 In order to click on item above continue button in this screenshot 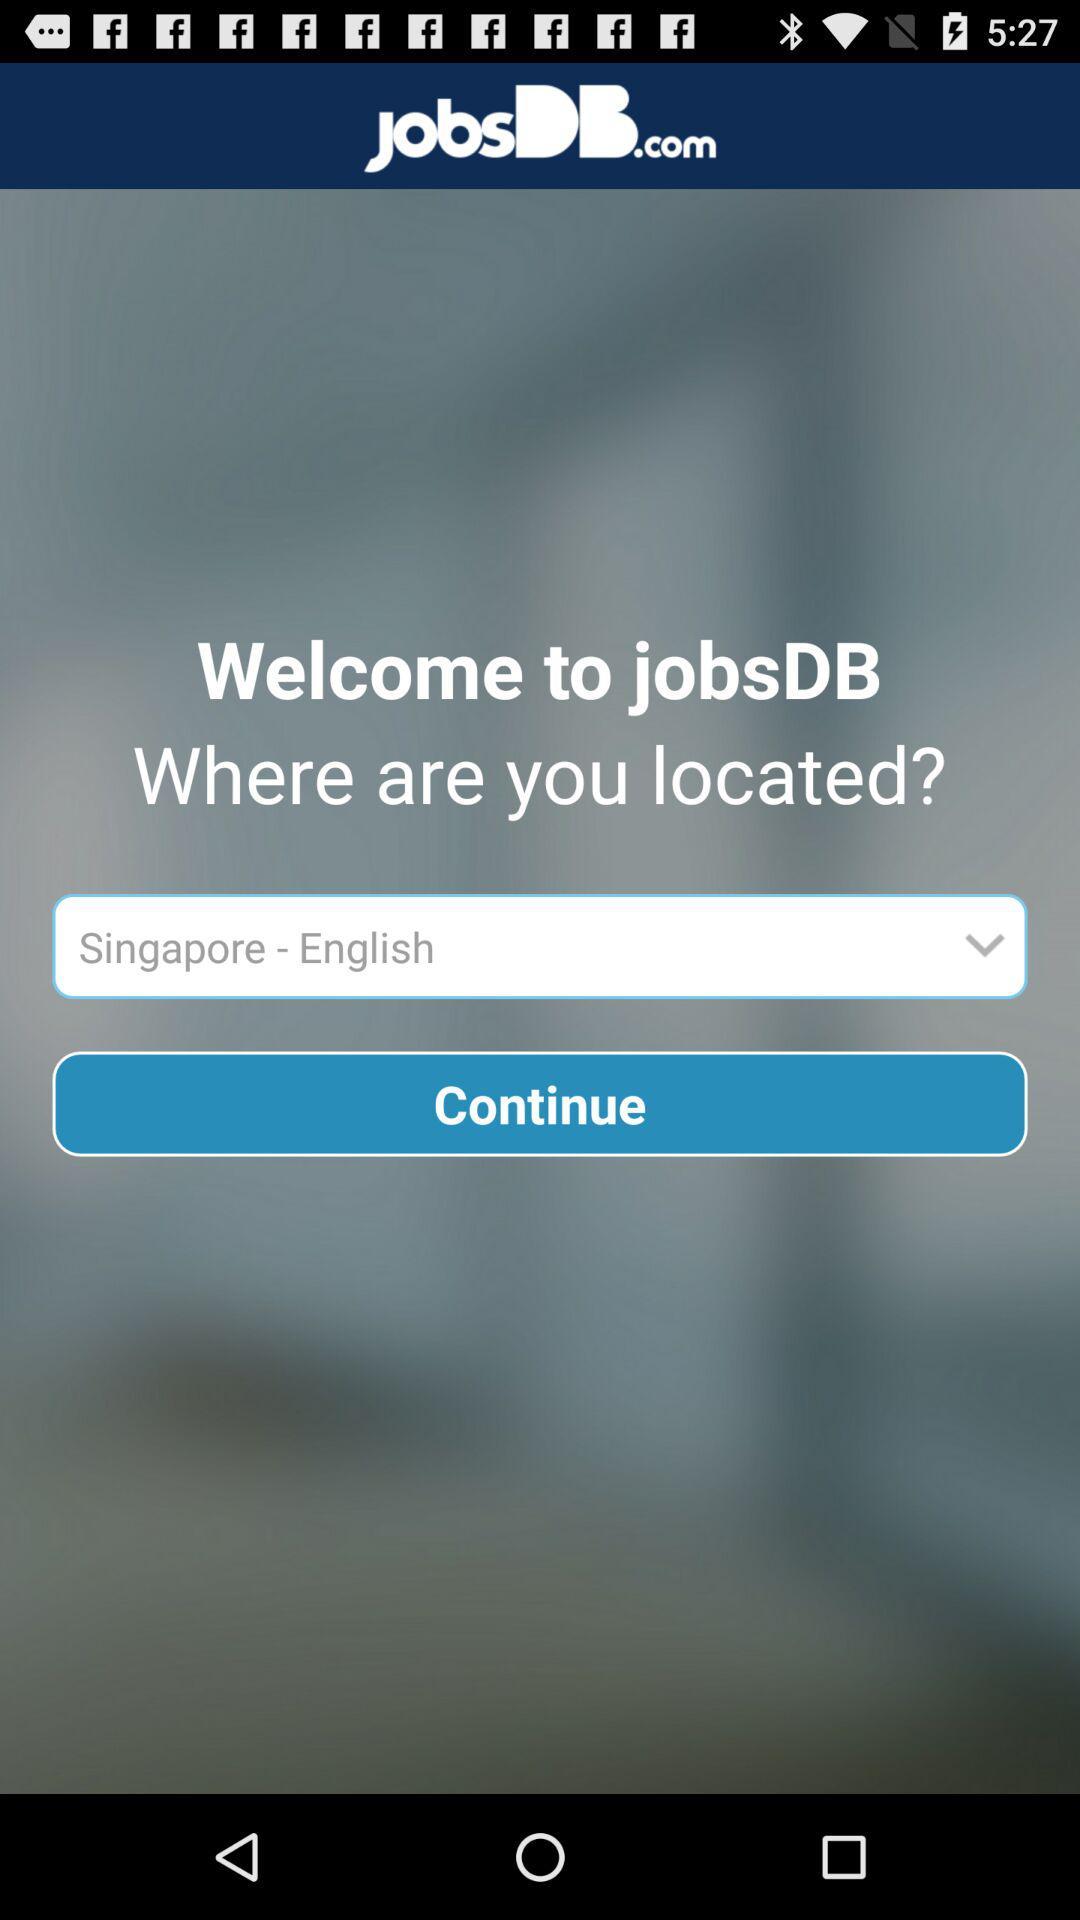, I will do `click(504, 945)`.